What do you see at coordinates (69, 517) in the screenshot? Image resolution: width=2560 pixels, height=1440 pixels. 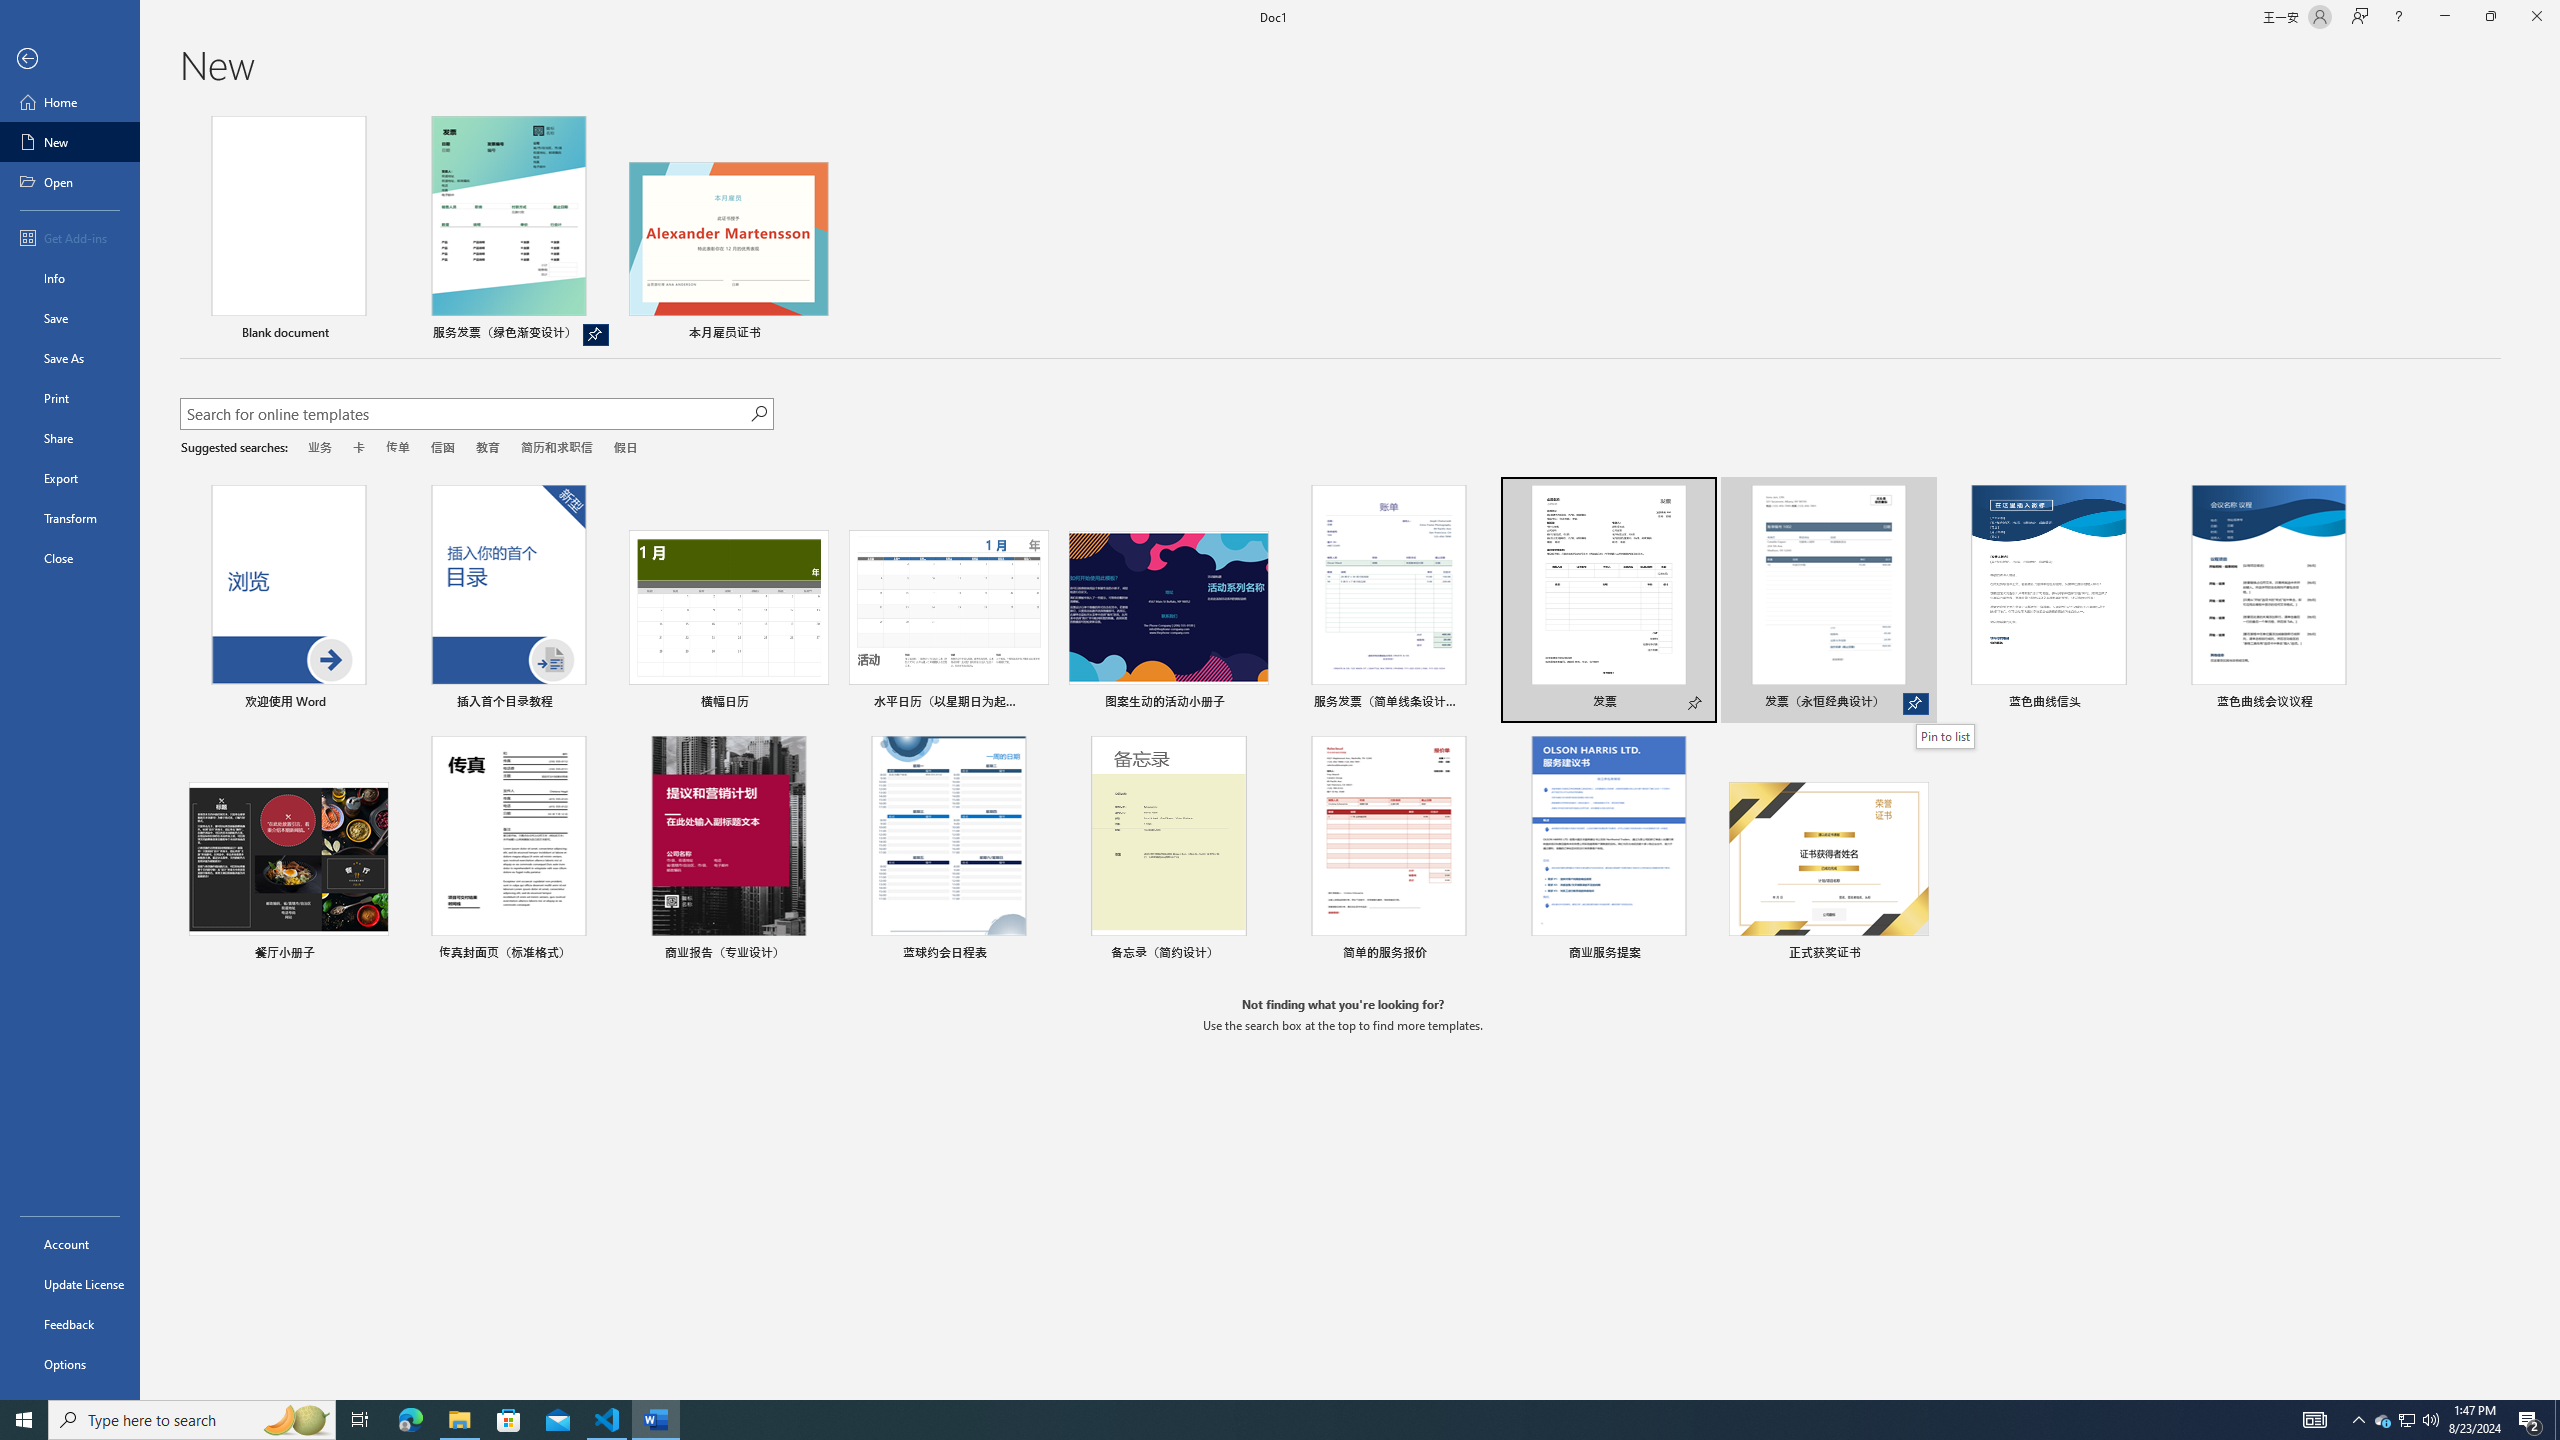 I see `'Transform'` at bounding box center [69, 517].